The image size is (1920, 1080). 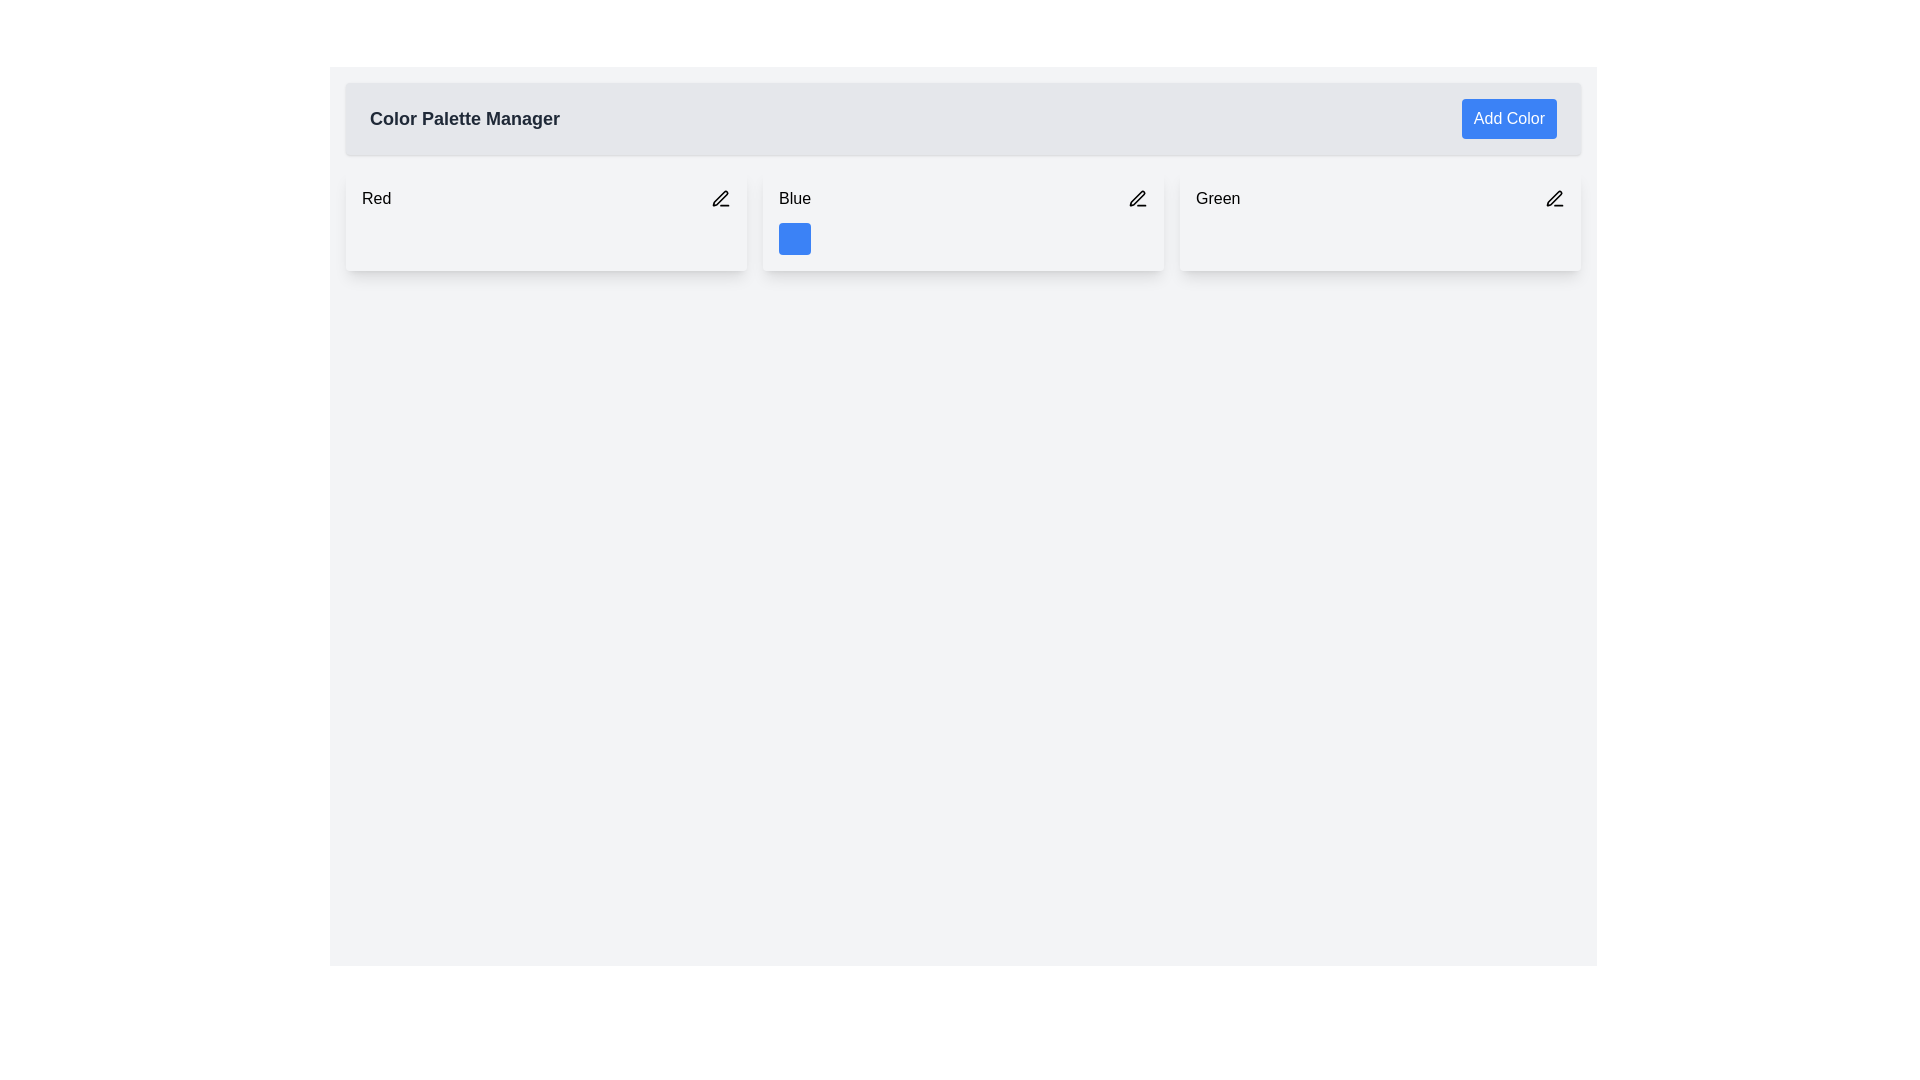 What do you see at coordinates (835, 238) in the screenshot?
I see `the middle light blue square-shaped box in the Color Palette Manager` at bounding box center [835, 238].